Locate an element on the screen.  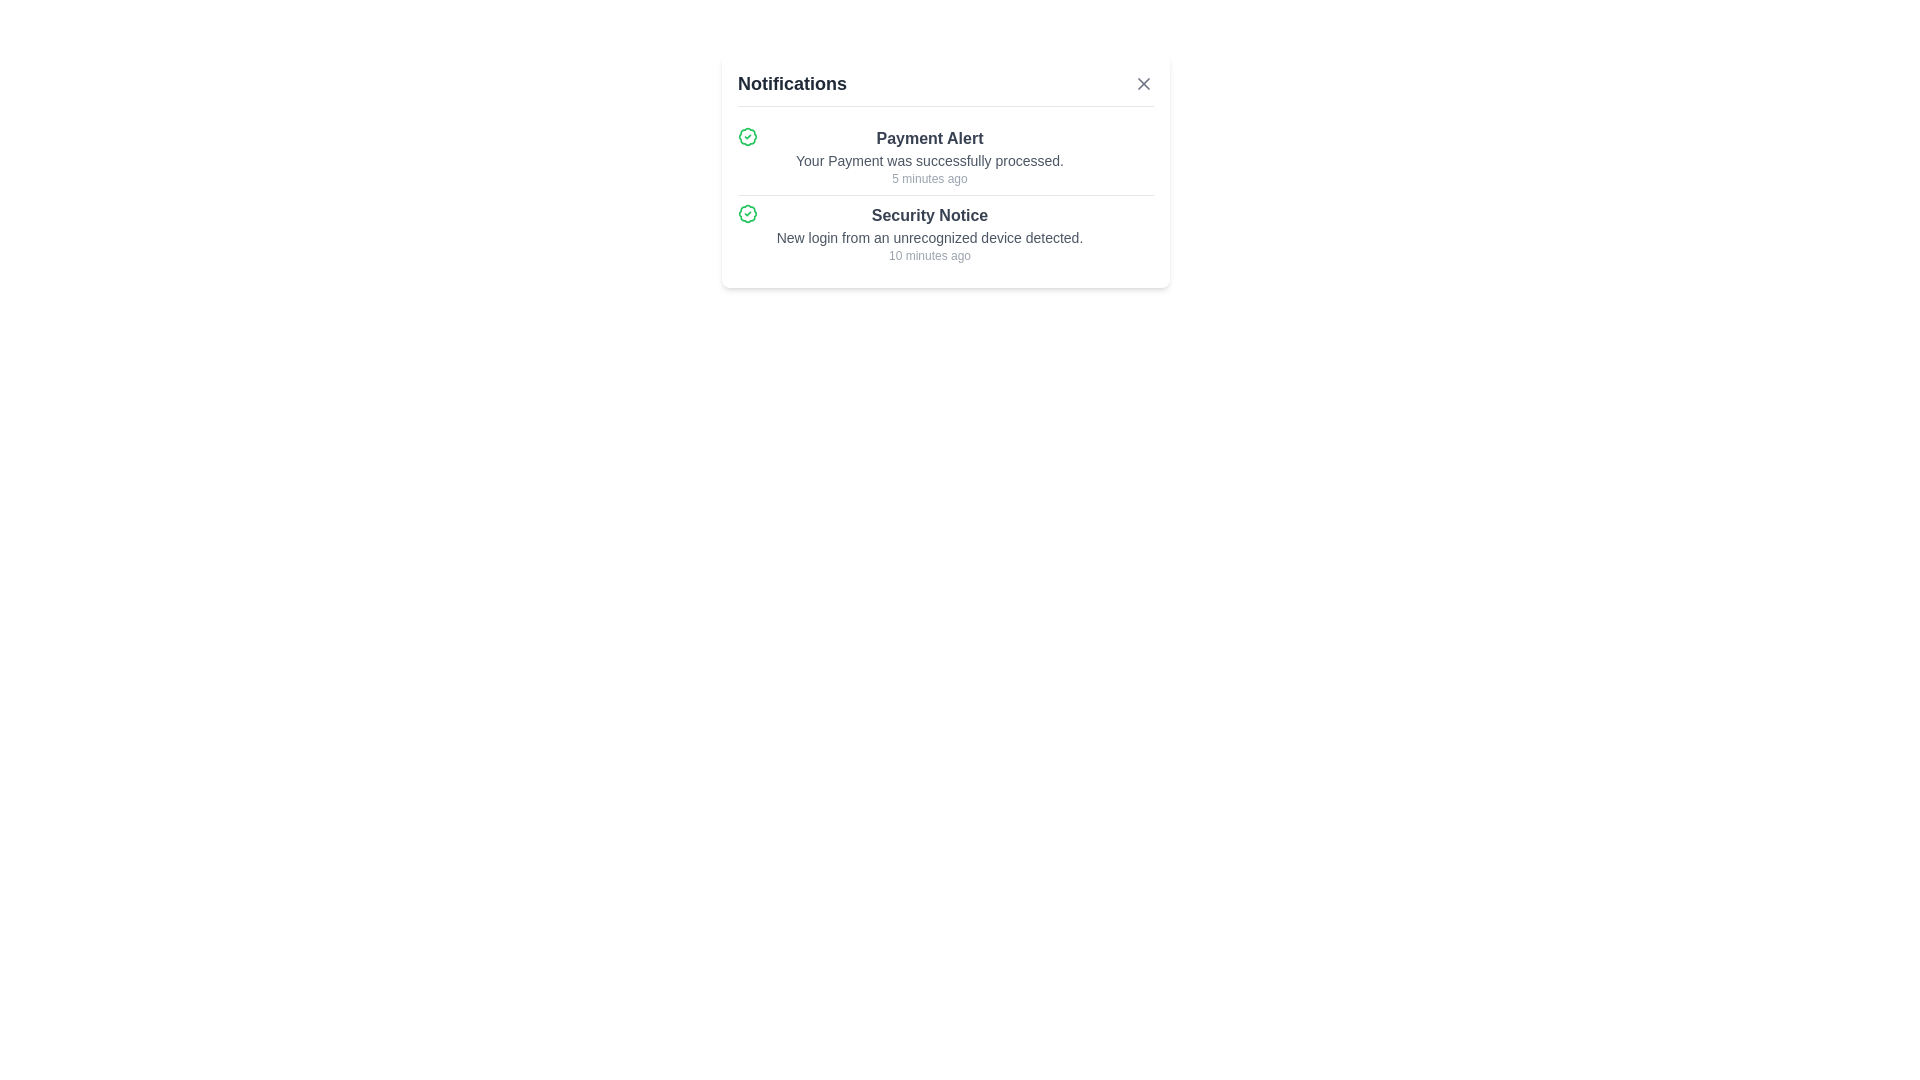
notification text 'Your Payment was successfully processed.' which is styled in a smaller gray font and located within the notification card below 'Payment Alert' is located at coordinates (929, 160).